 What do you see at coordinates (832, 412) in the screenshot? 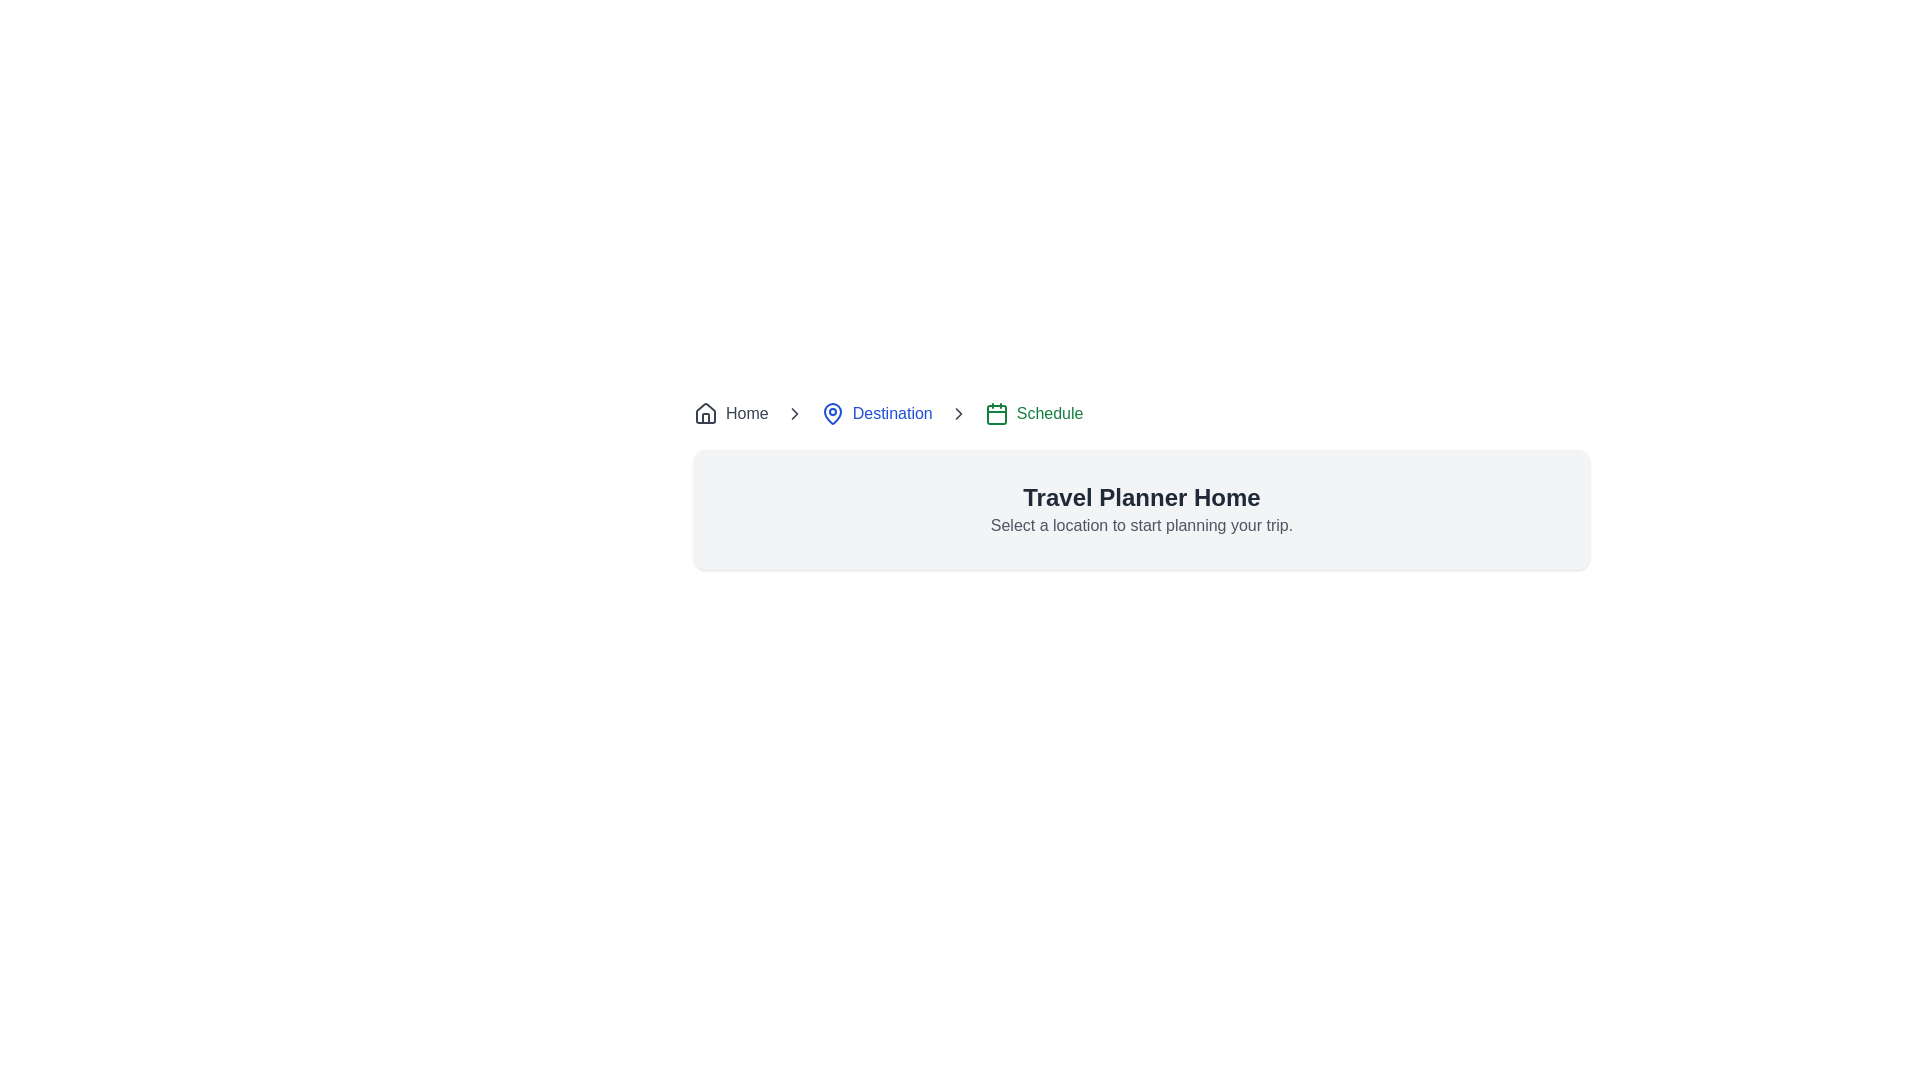
I see `the map marker icon that is positioned to the left of the 'Destination' label in the navigation breadcrumb layout` at bounding box center [832, 412].